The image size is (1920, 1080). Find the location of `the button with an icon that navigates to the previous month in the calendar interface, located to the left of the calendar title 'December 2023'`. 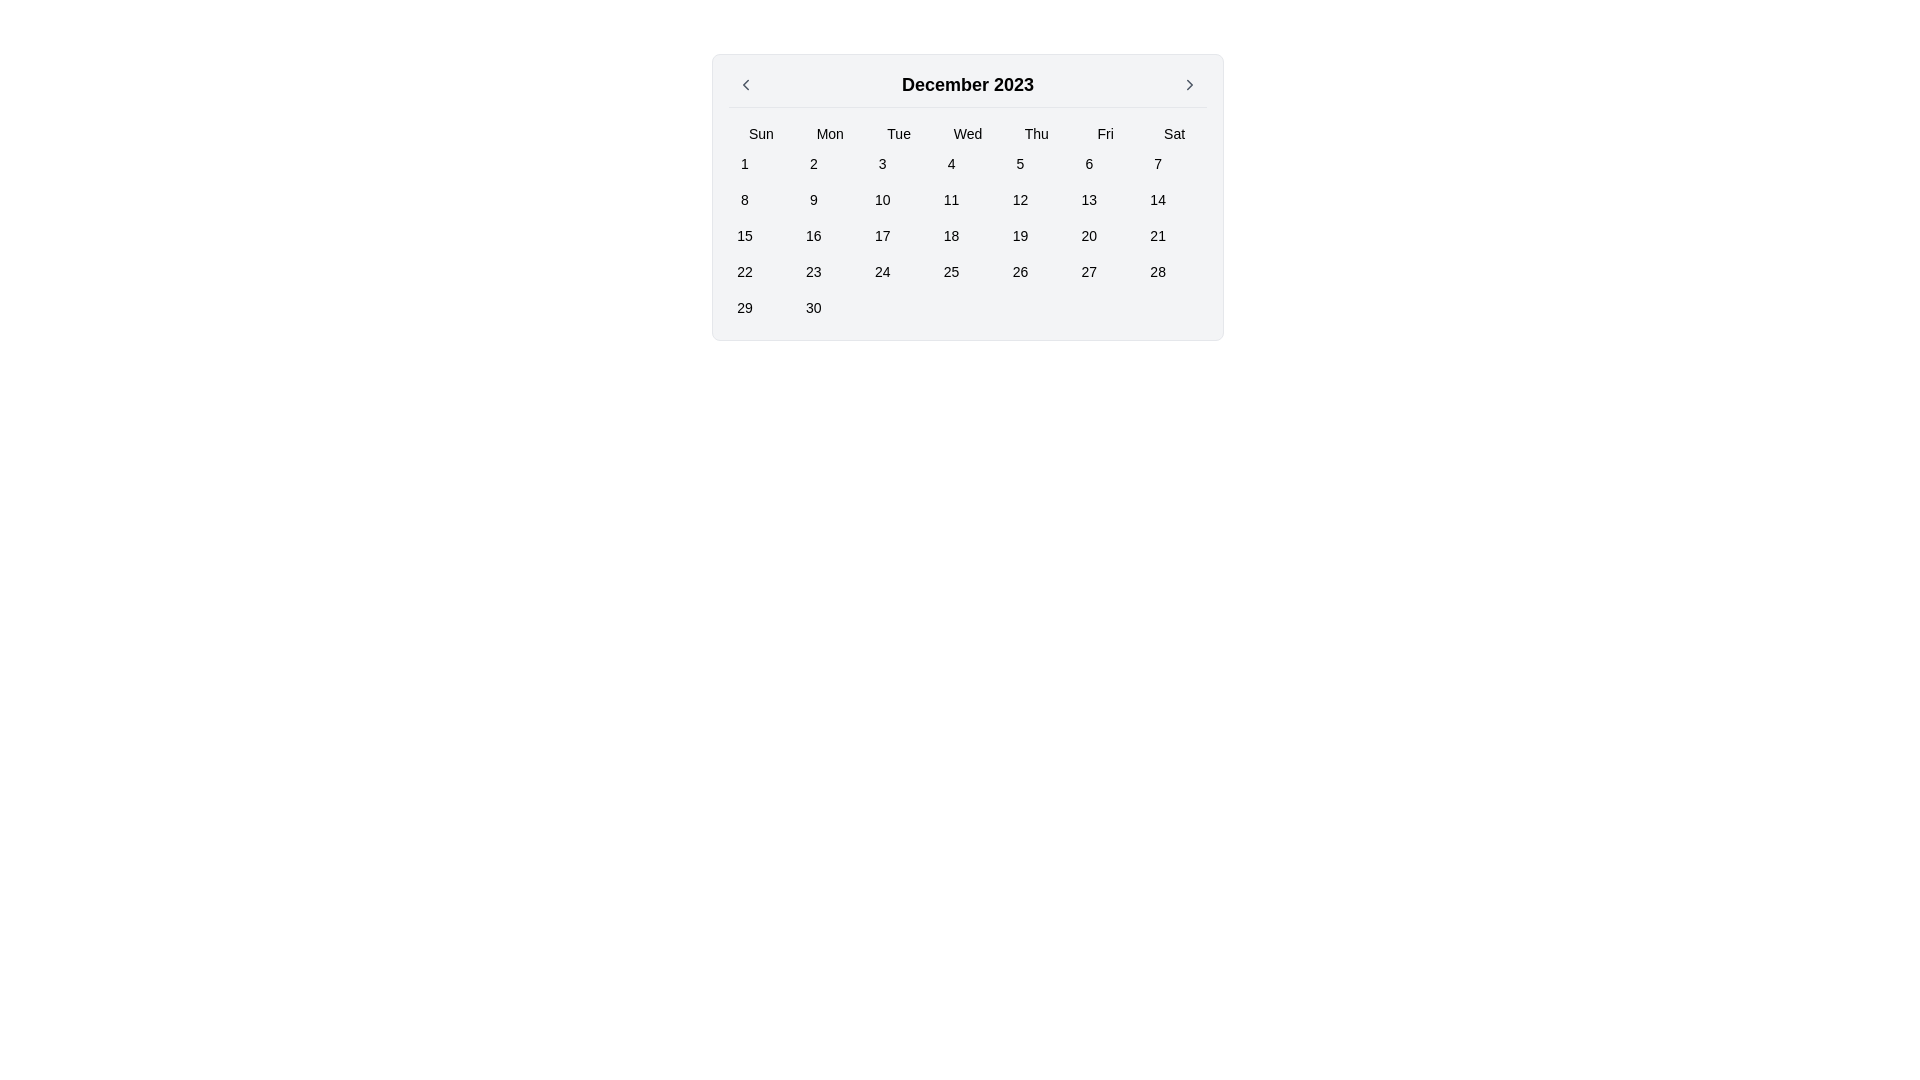

the button with an icon that navigates to the previous month in the calendar interface, located to the left of the calendar title 'December 2023' is located at coordinates (744, 83).